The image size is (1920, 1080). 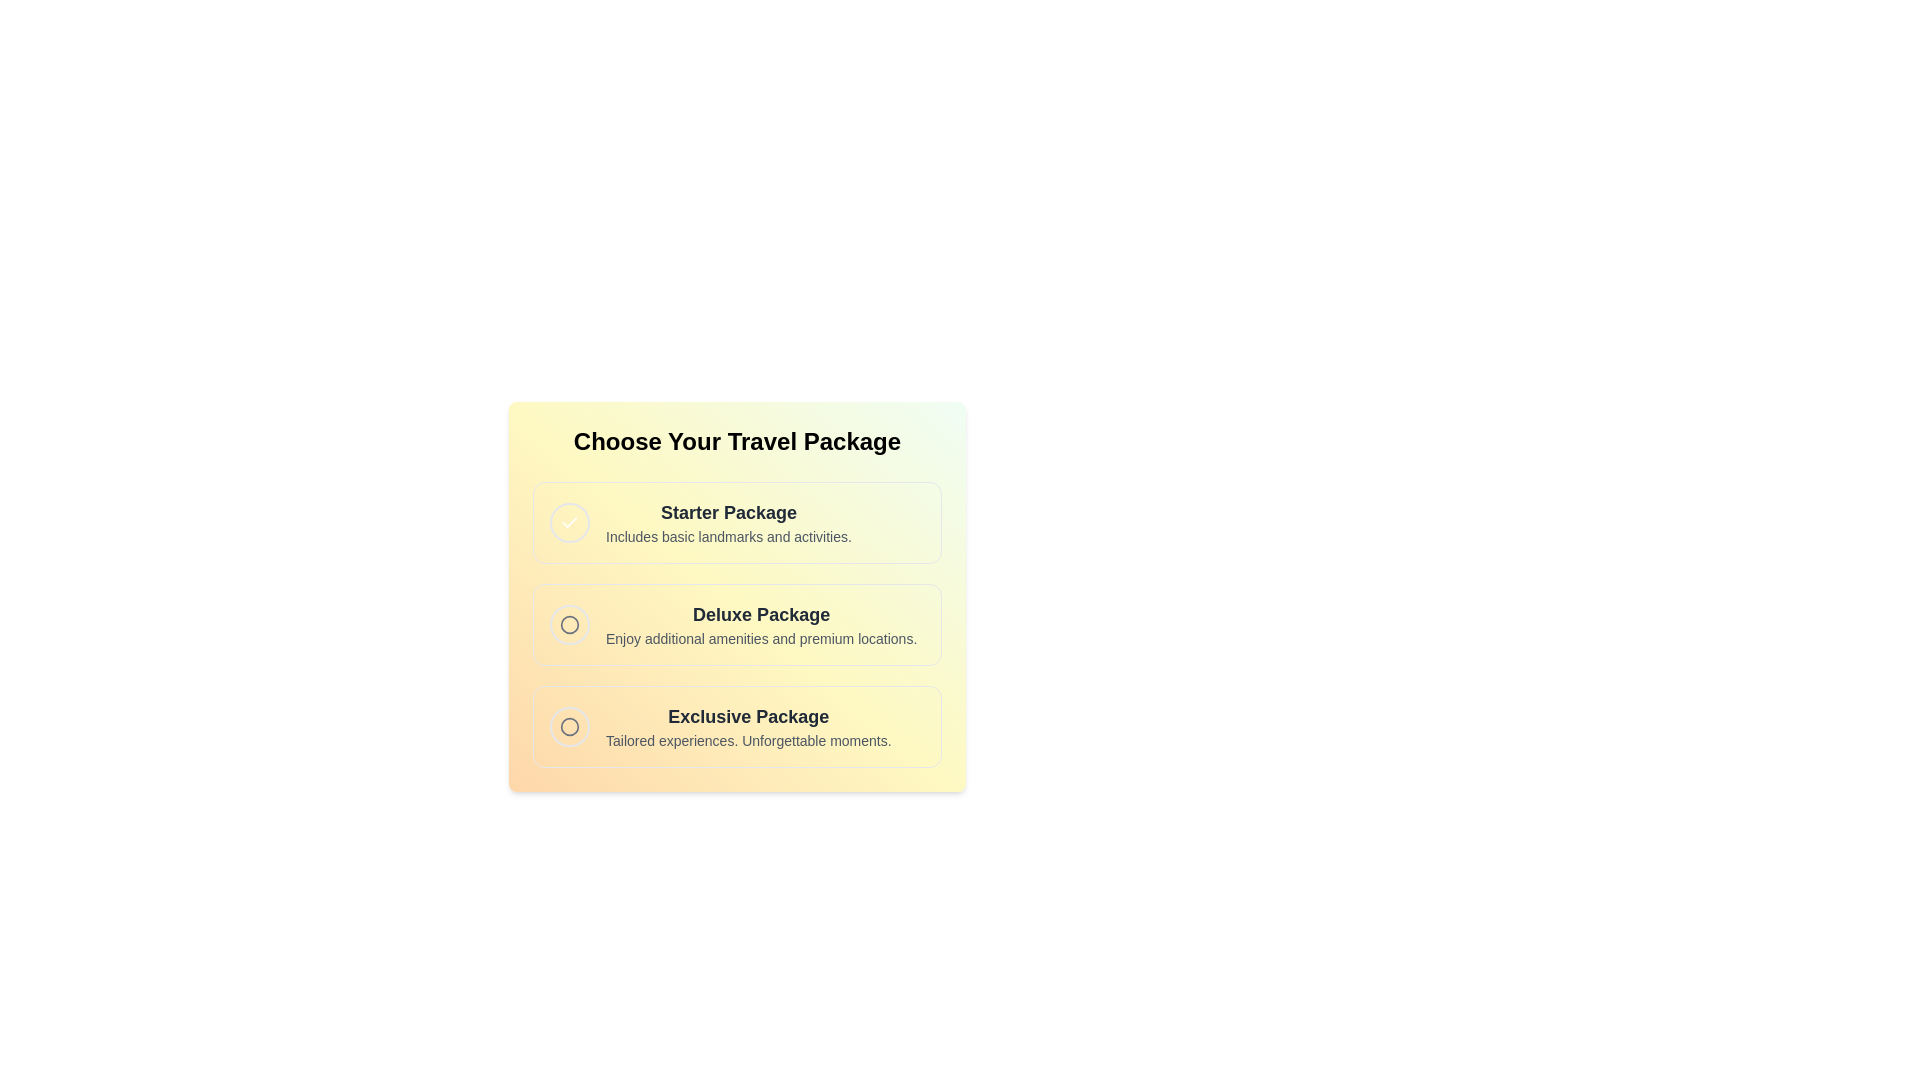 What do you see at coordinates (747, 716) in the screenshot?
I see `the text label indicating the exclusivity of the travel package, which is the third item in the list under 'Choose Your Travel Package'` at bounding box center [747, 716].